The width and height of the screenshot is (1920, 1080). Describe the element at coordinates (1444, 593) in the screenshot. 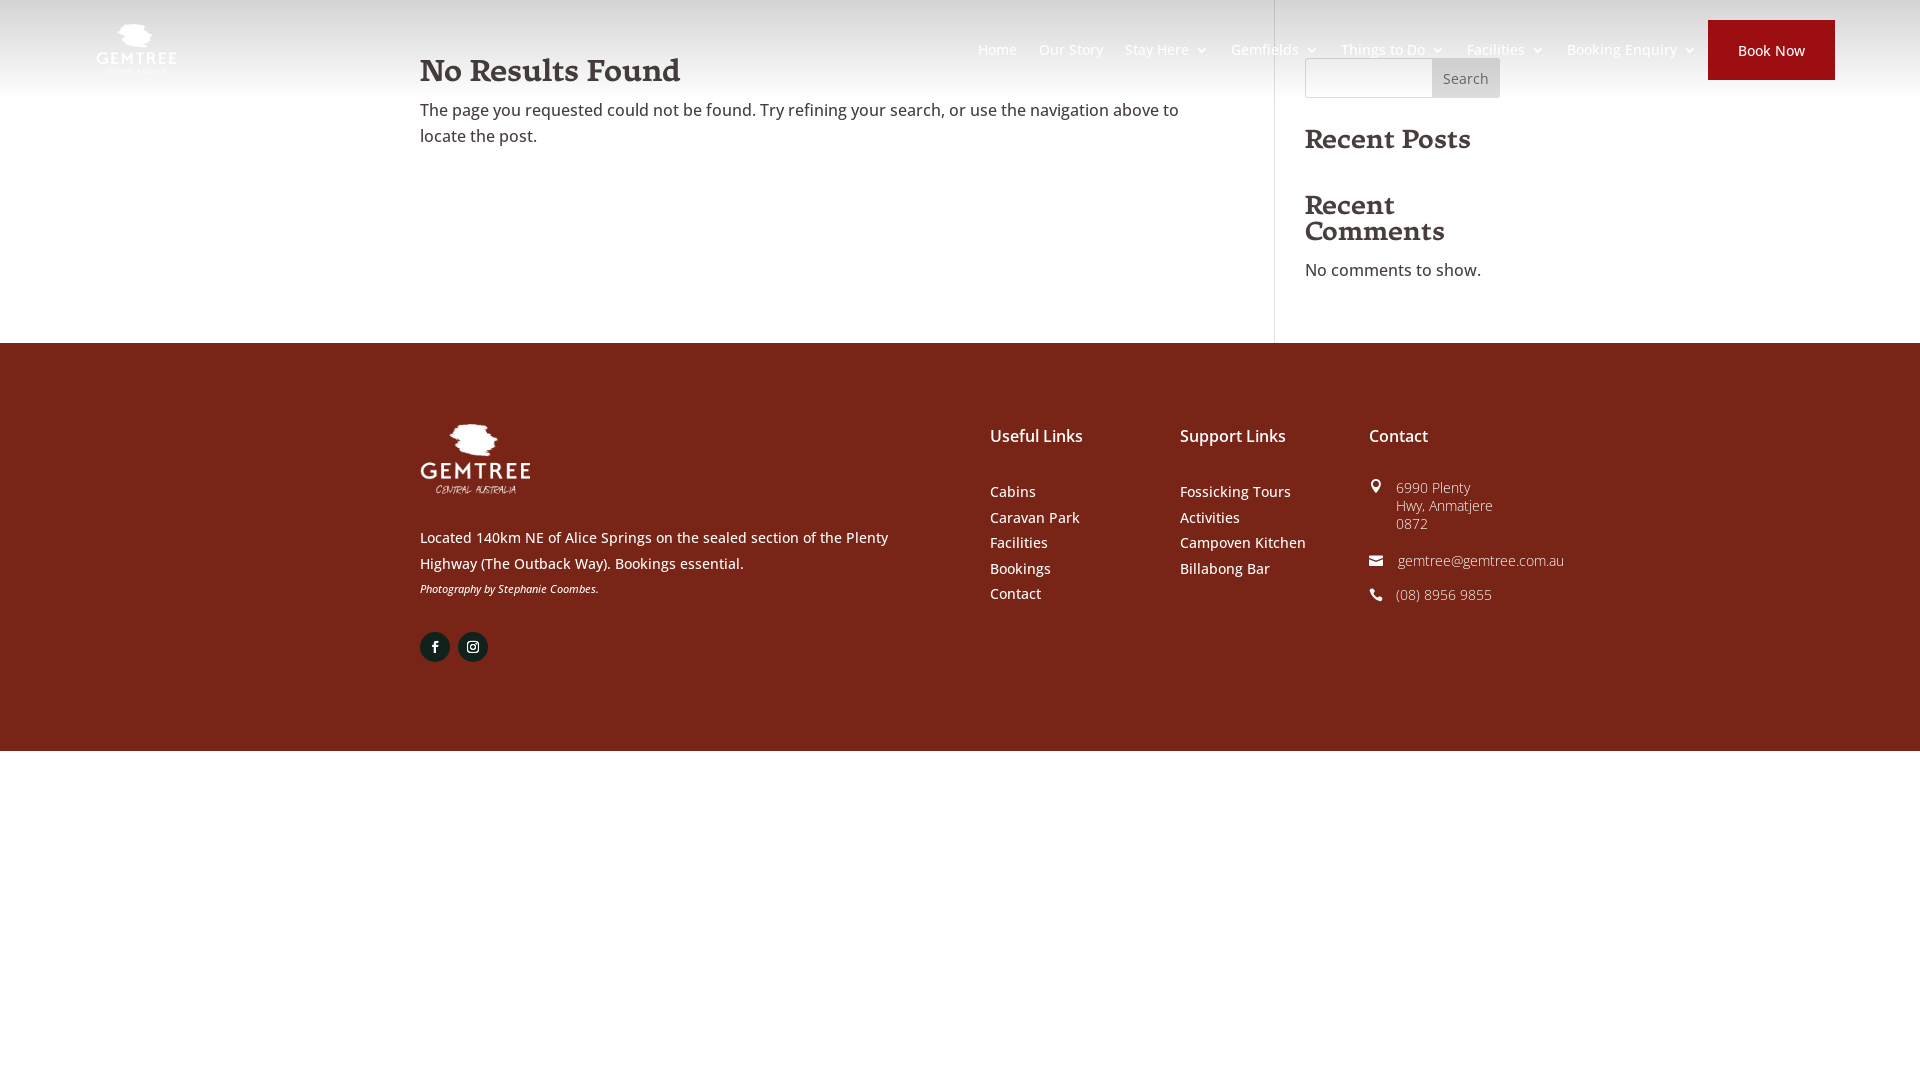

I see `'(08) 8956 9855'` at that location.